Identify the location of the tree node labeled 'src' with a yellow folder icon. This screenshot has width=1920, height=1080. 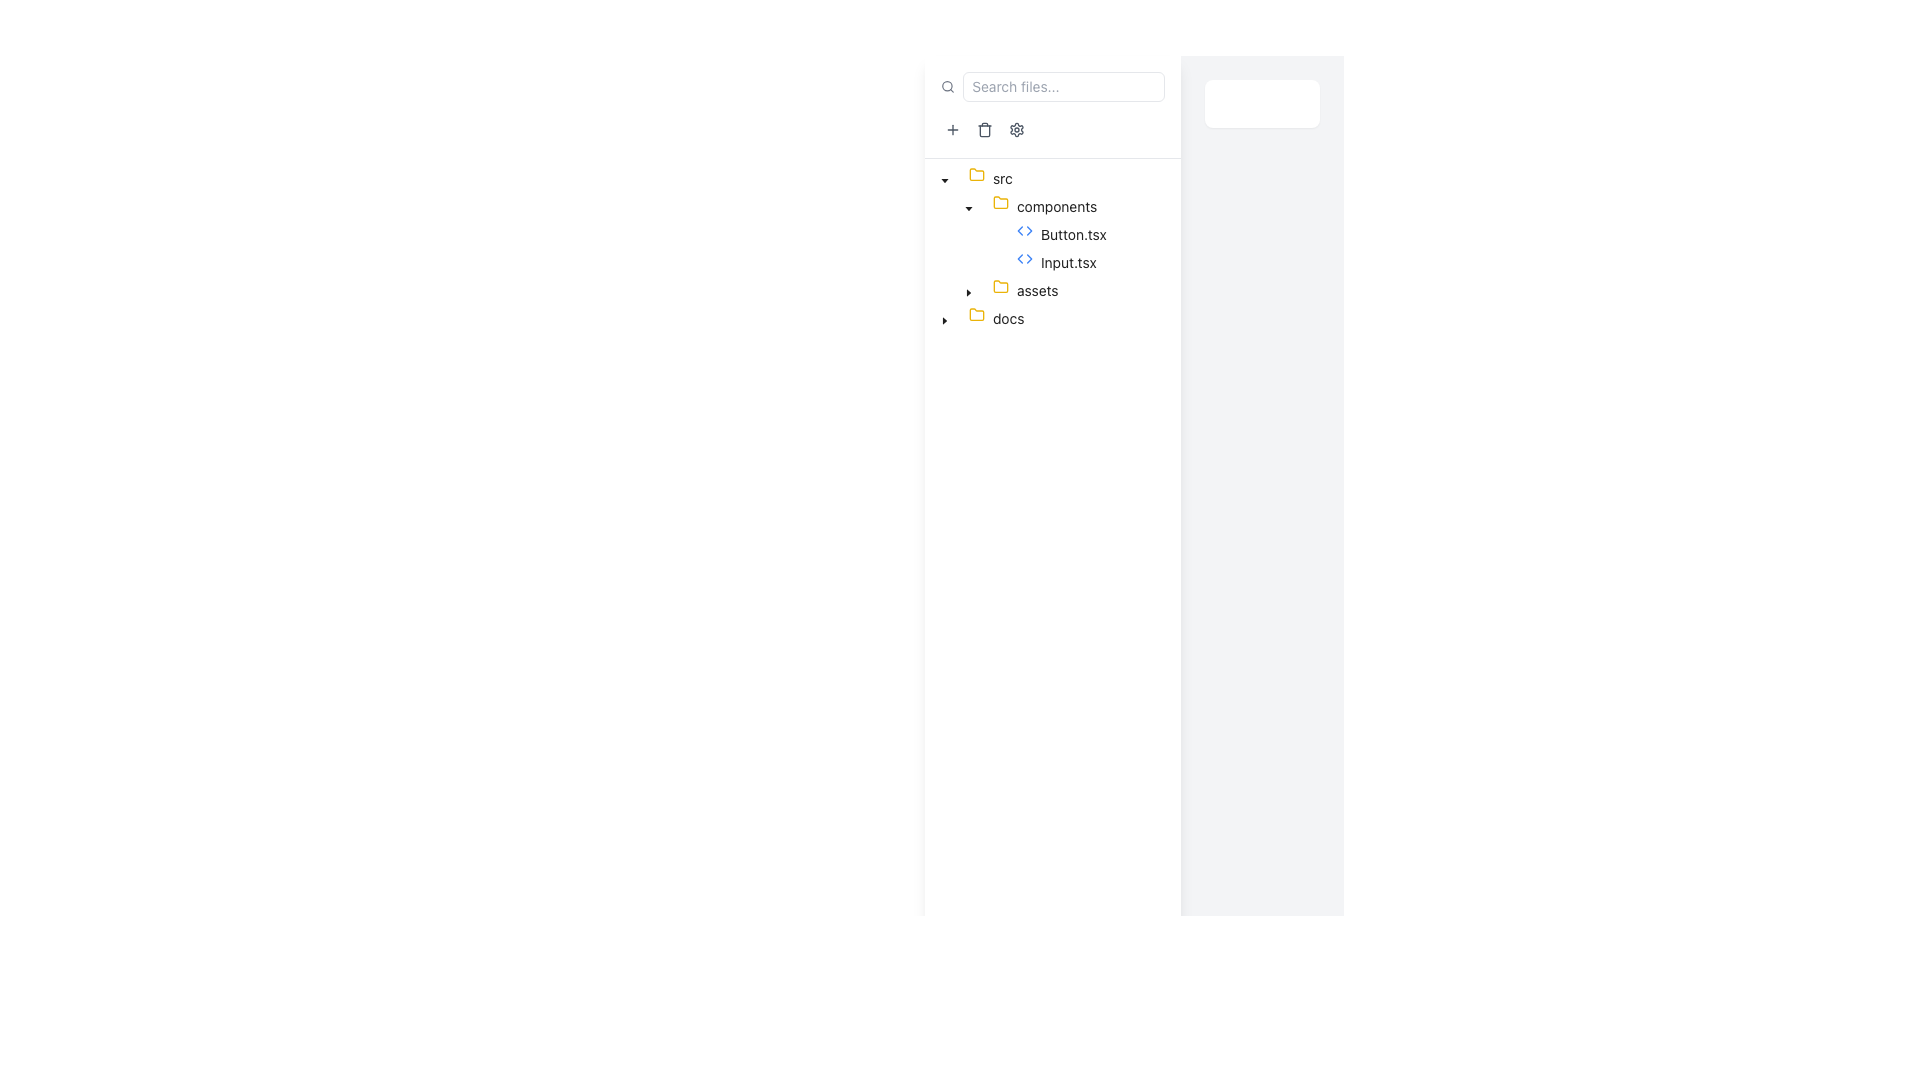
(976, 177).